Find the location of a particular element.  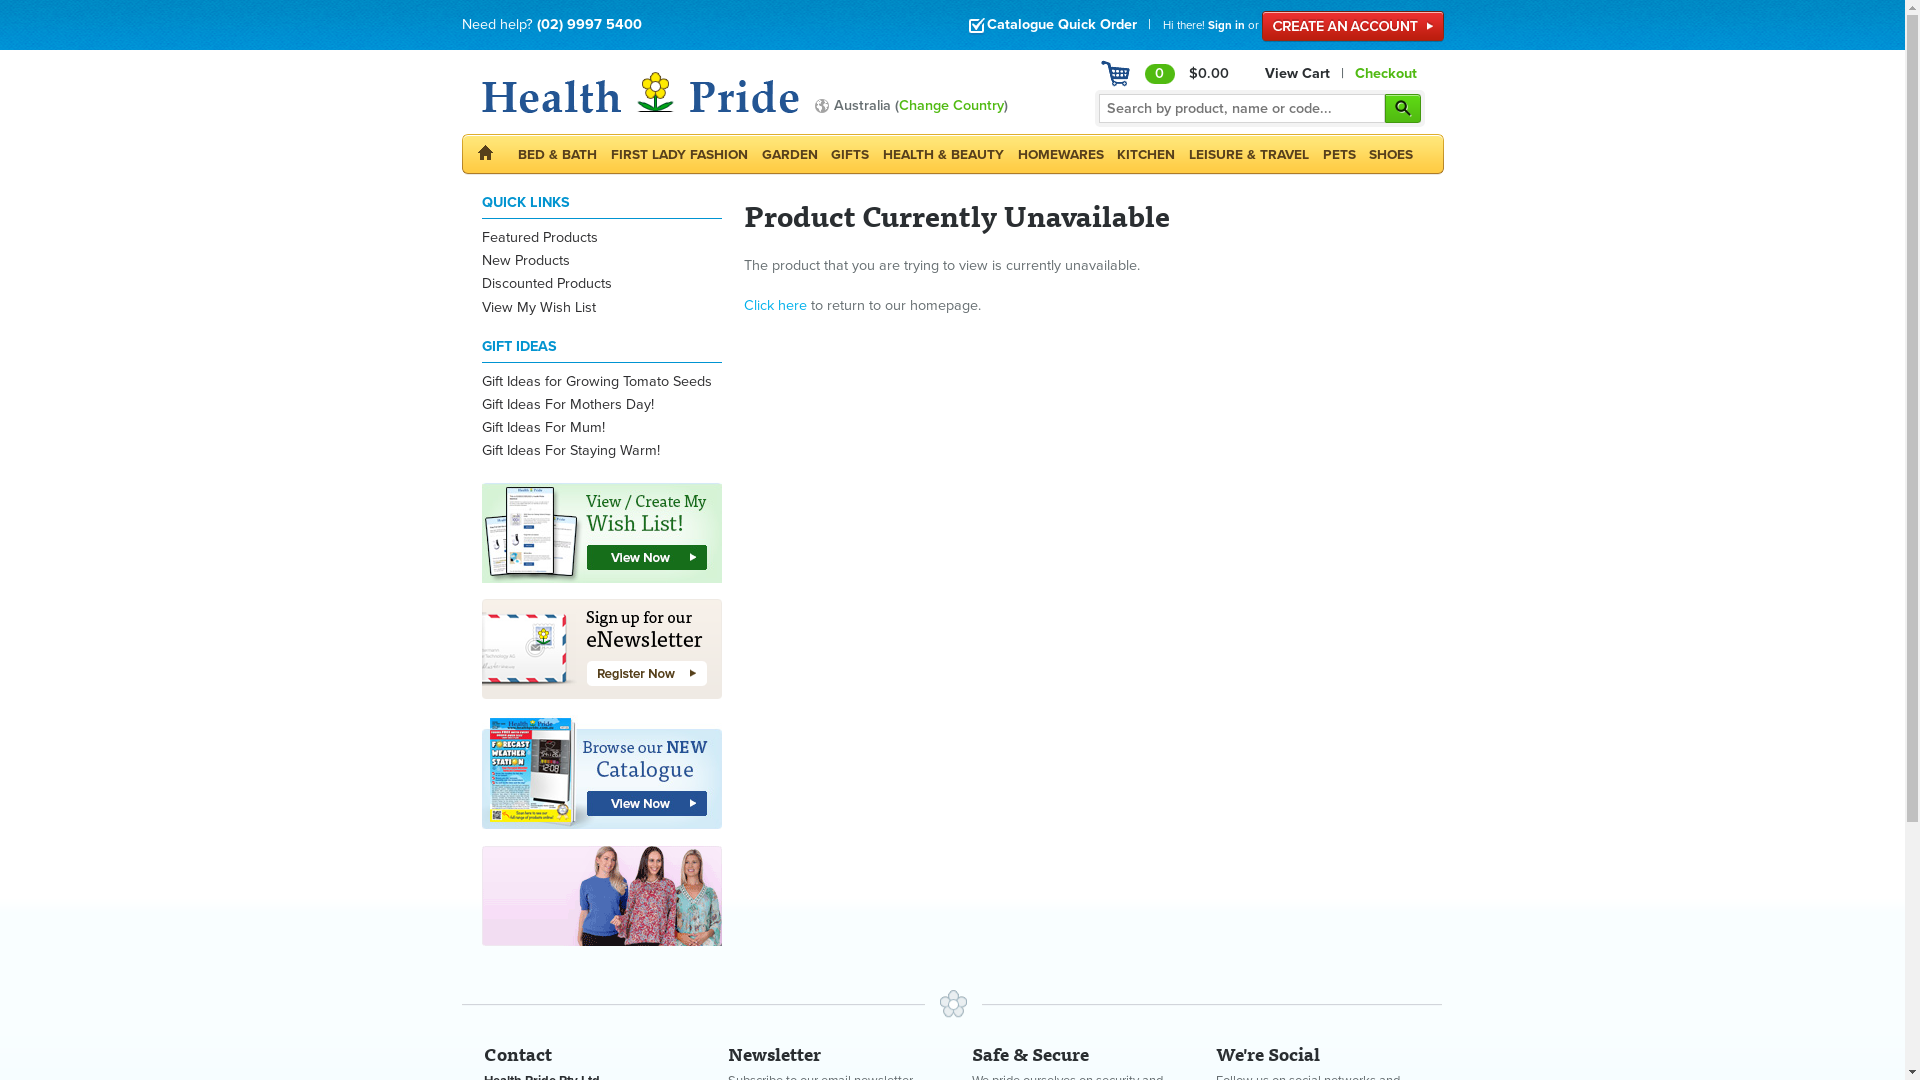

'Change Country' is located at coordinates (896, 105).